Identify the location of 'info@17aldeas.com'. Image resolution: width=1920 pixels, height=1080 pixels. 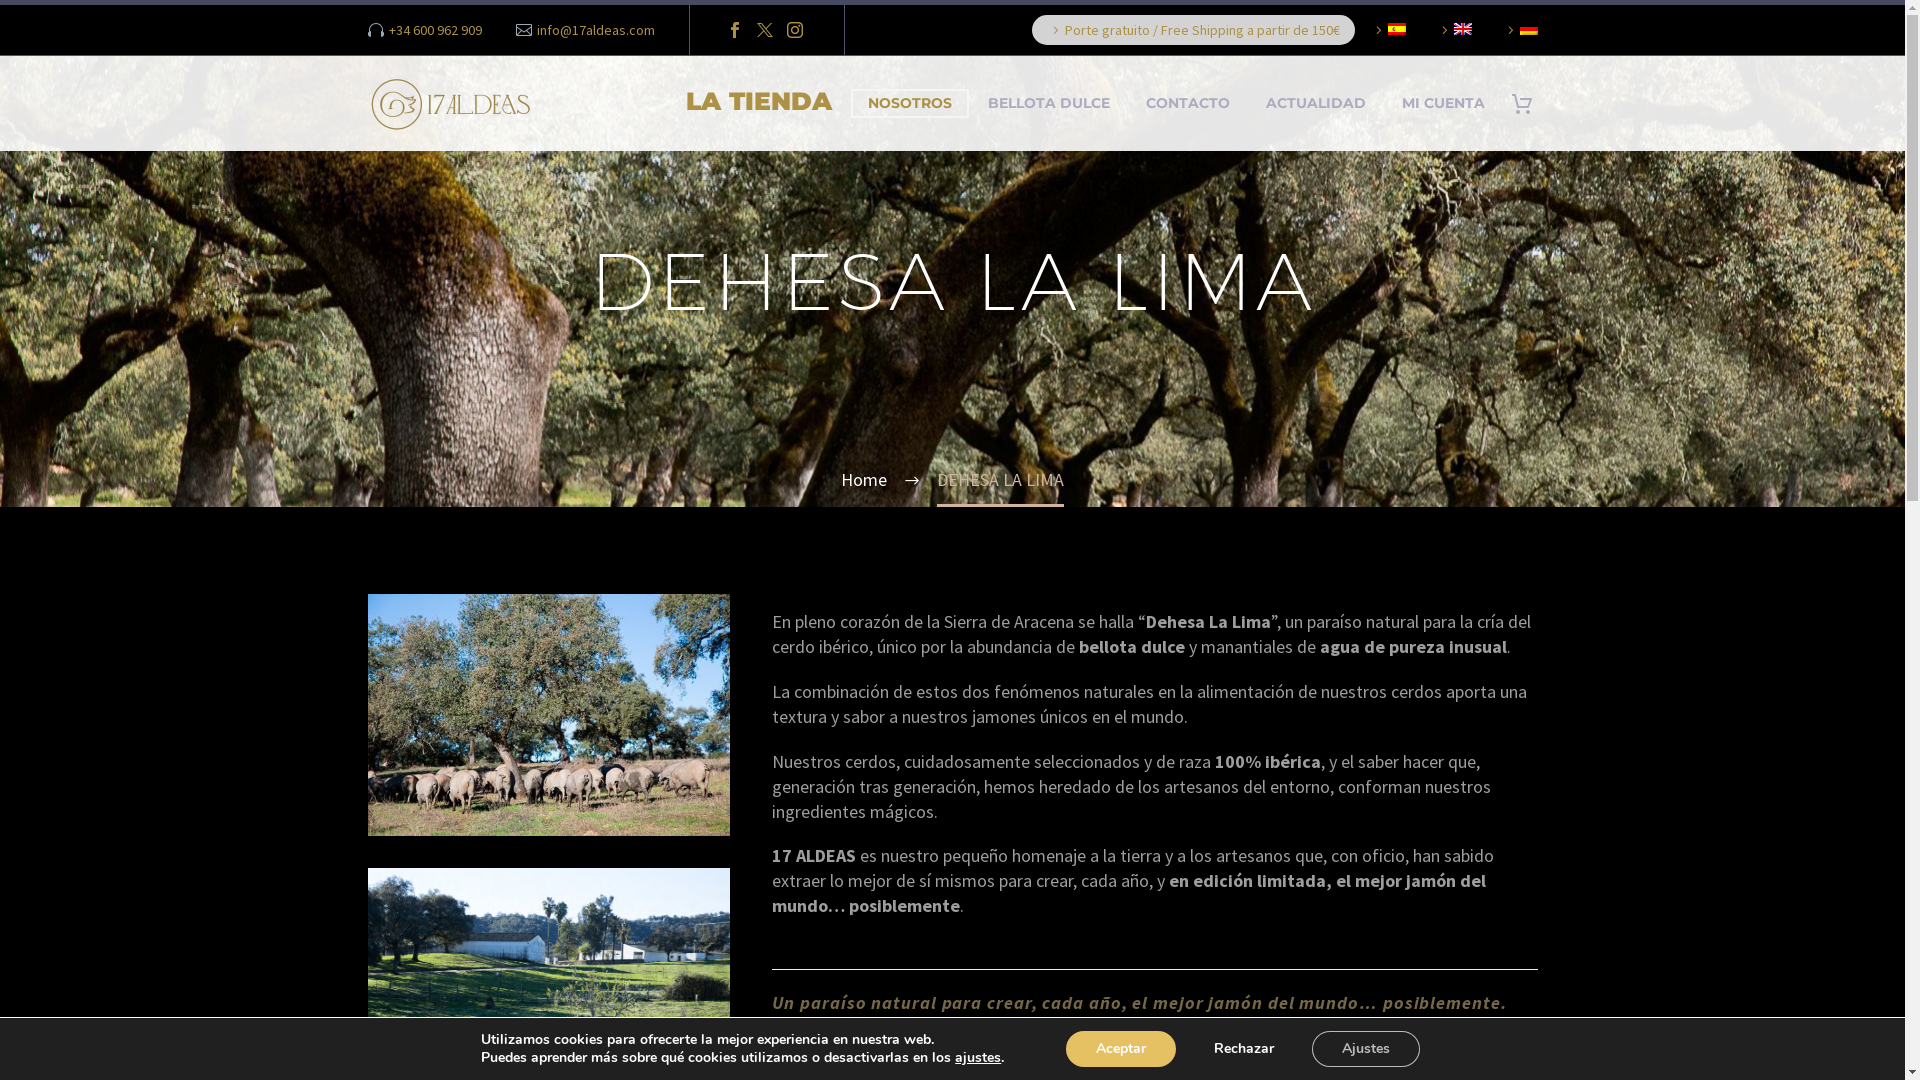
(594, 30).